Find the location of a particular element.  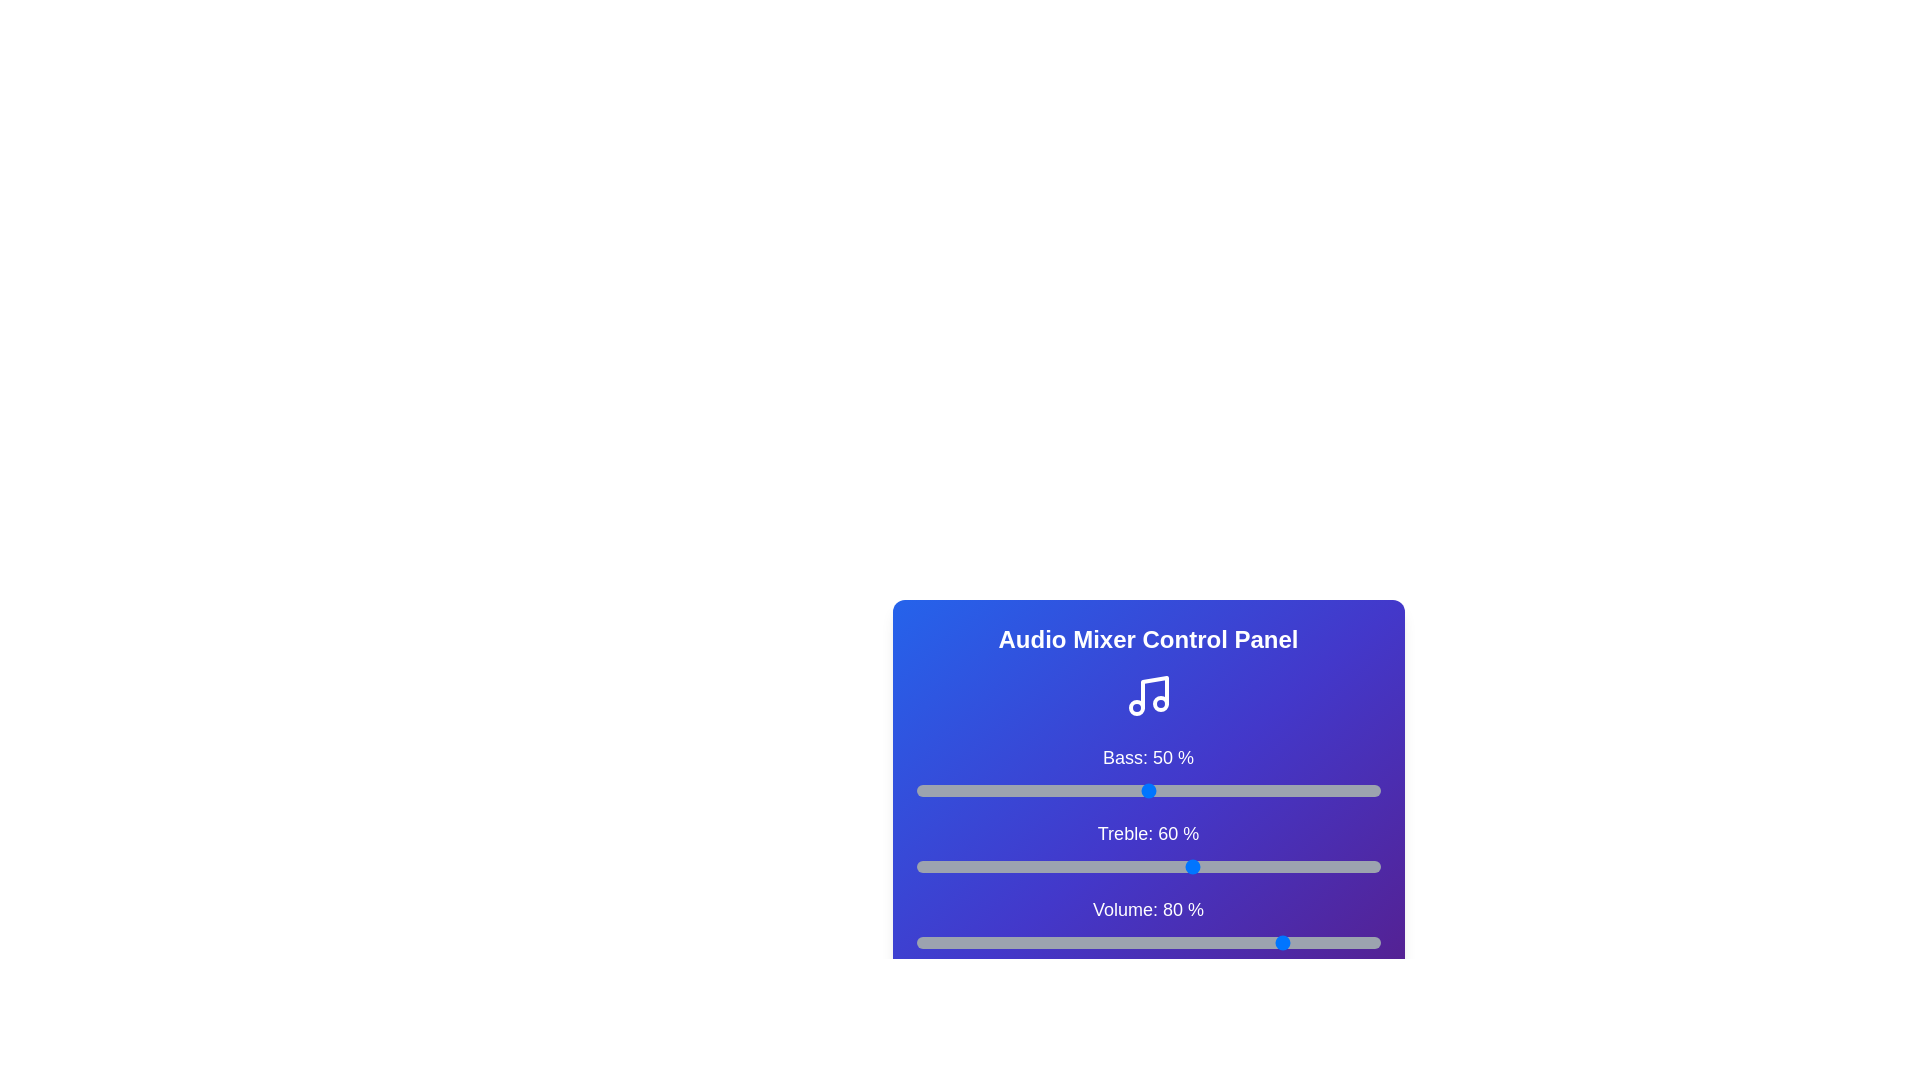

the bass slider to 47% is located at coordinates (1134, 789).